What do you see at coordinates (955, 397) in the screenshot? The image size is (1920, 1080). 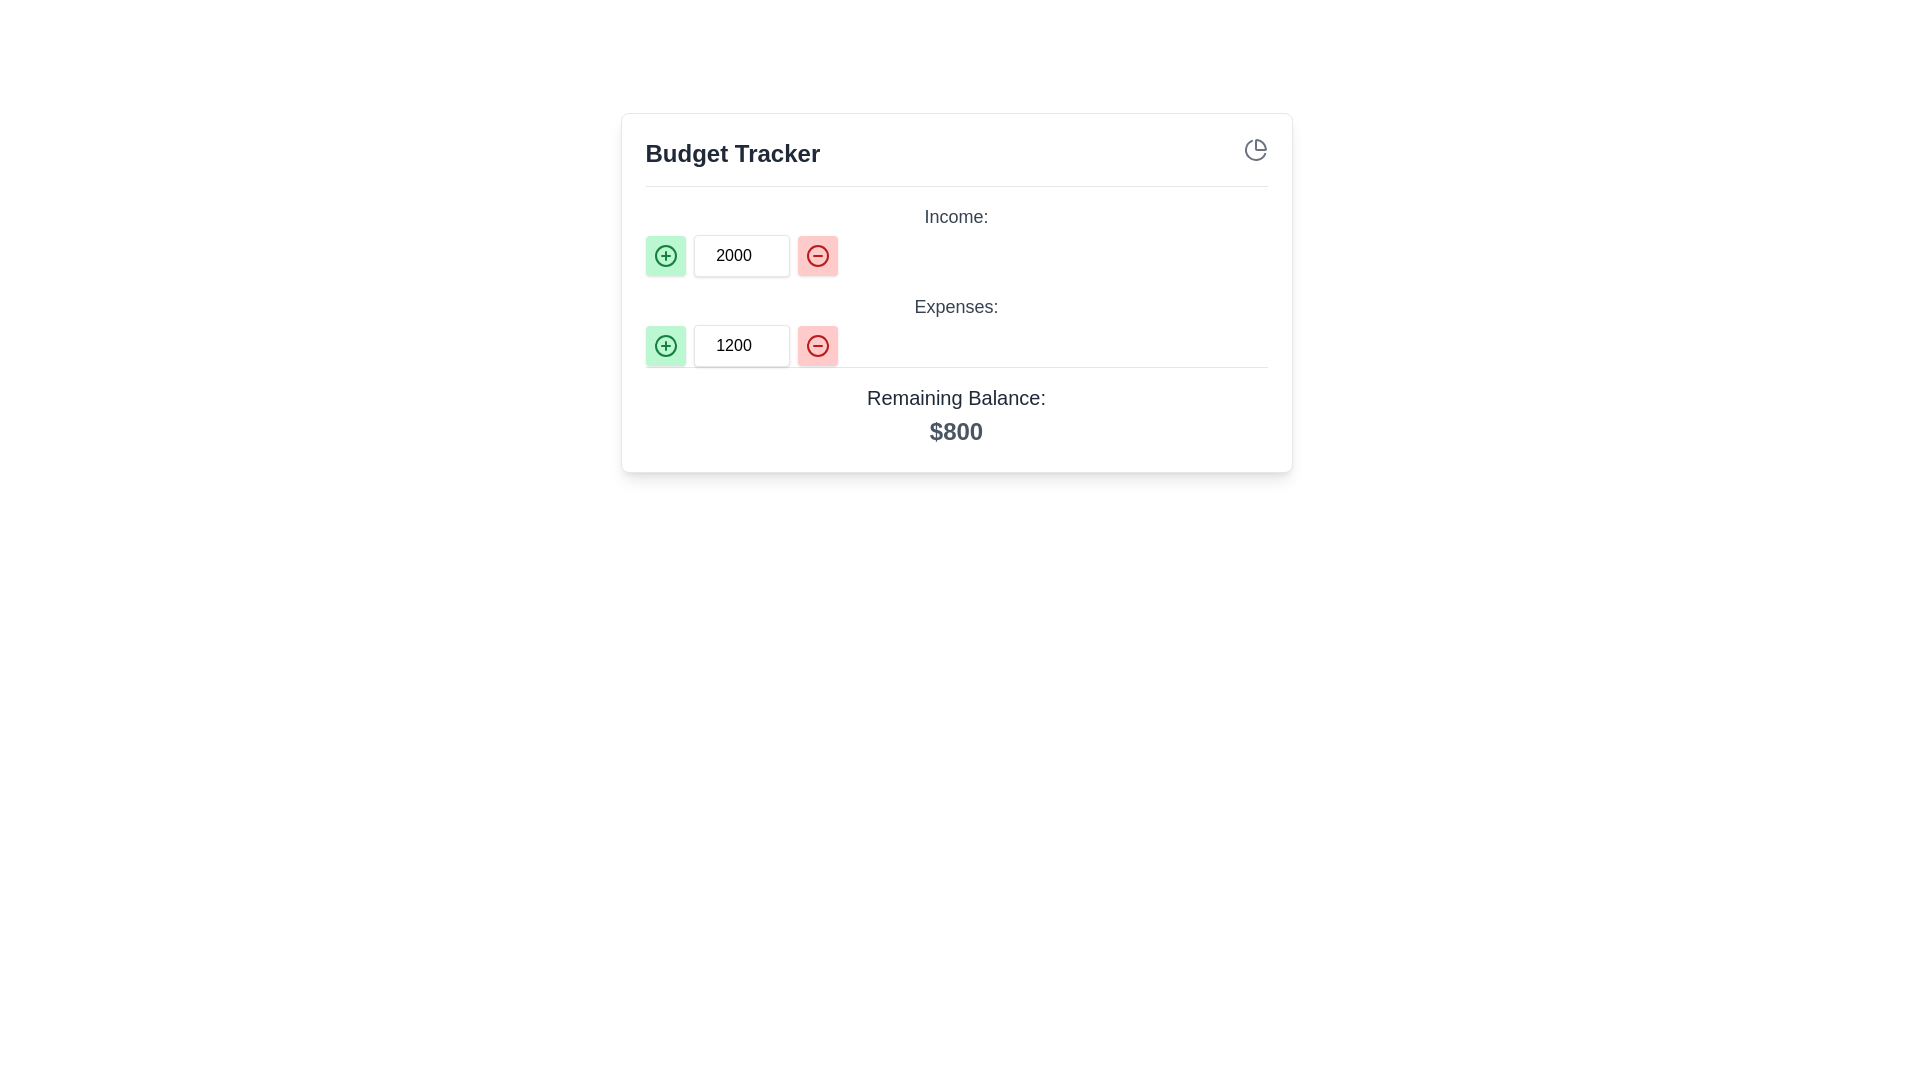 I see `the text label indicating the remaining balance, which is located on the left side of the dollar amount at the bottom of the card component` at bounding box center [955, 397].